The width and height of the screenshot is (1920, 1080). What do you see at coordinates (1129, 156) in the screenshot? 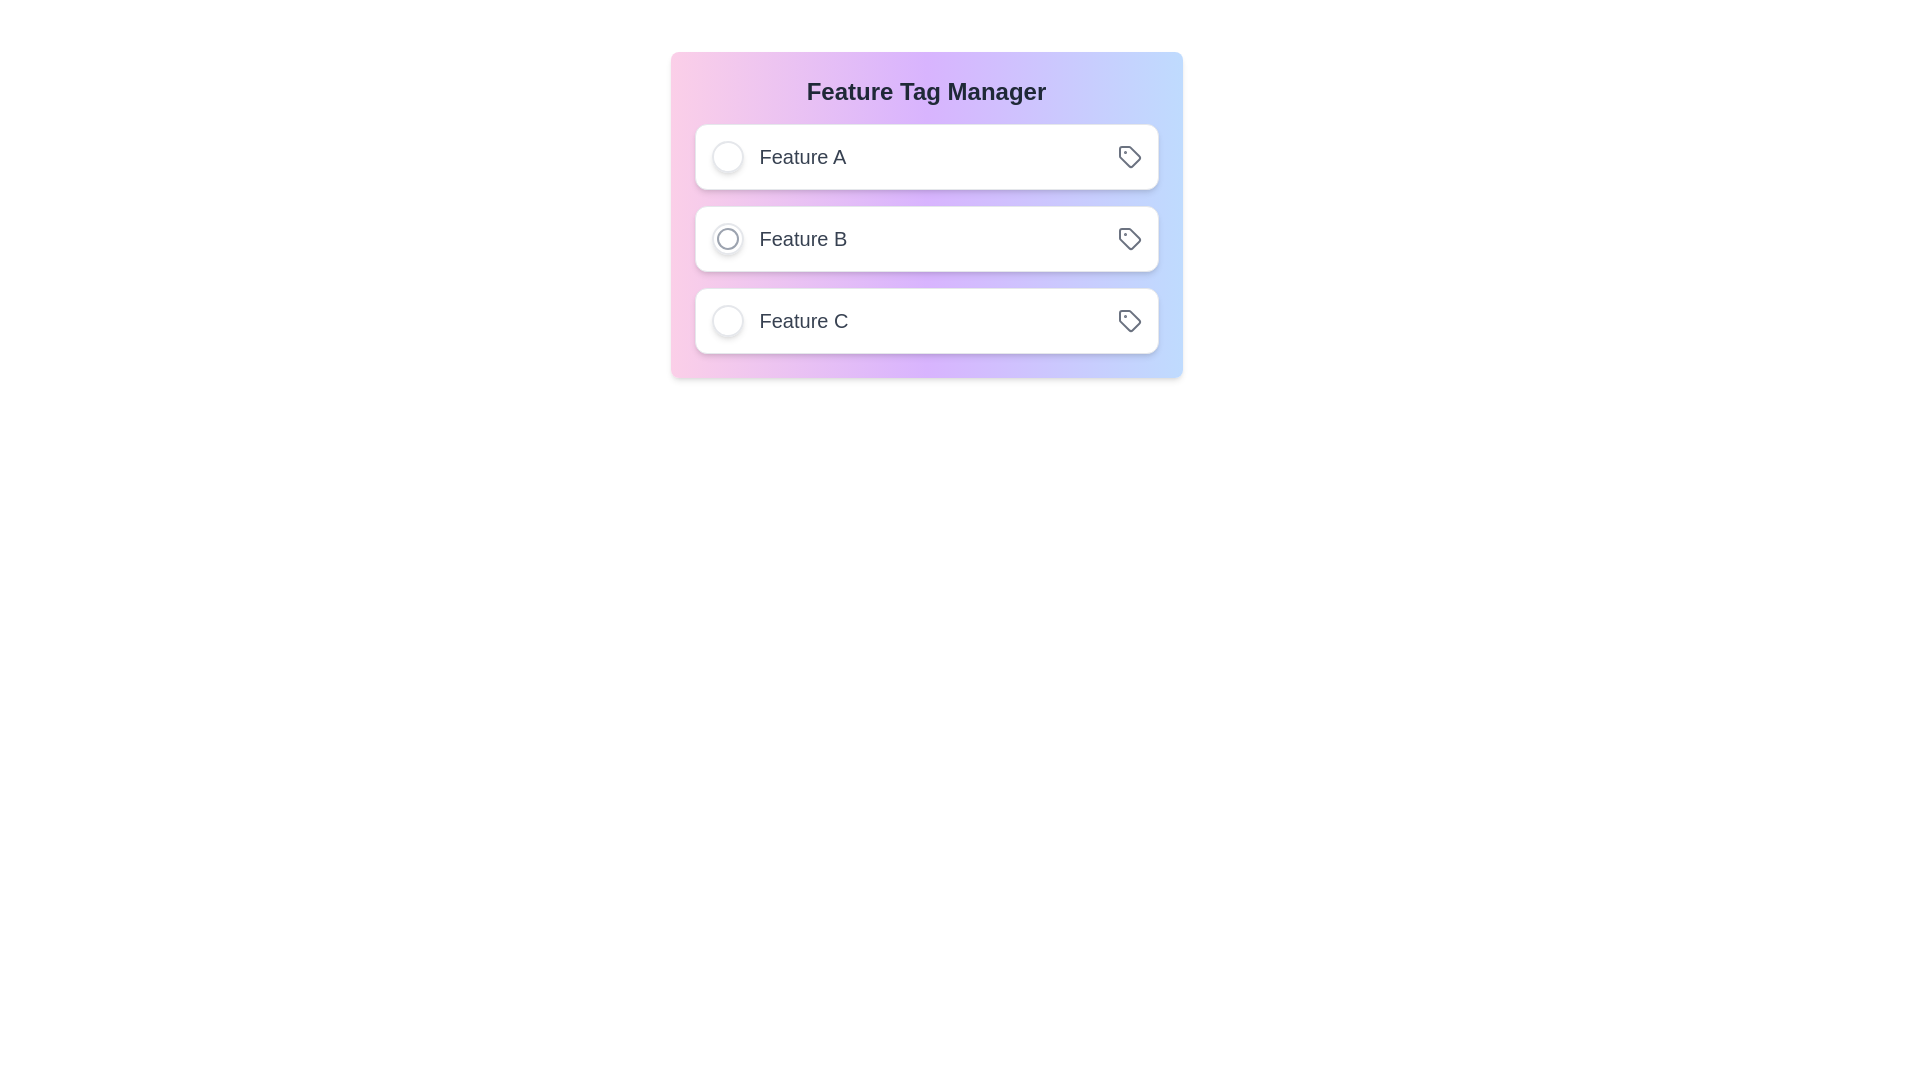
I see `the gray tag icon with rounded corners located at the far-right end of the 'Feature A' row` at bounding box center [1129, 156].